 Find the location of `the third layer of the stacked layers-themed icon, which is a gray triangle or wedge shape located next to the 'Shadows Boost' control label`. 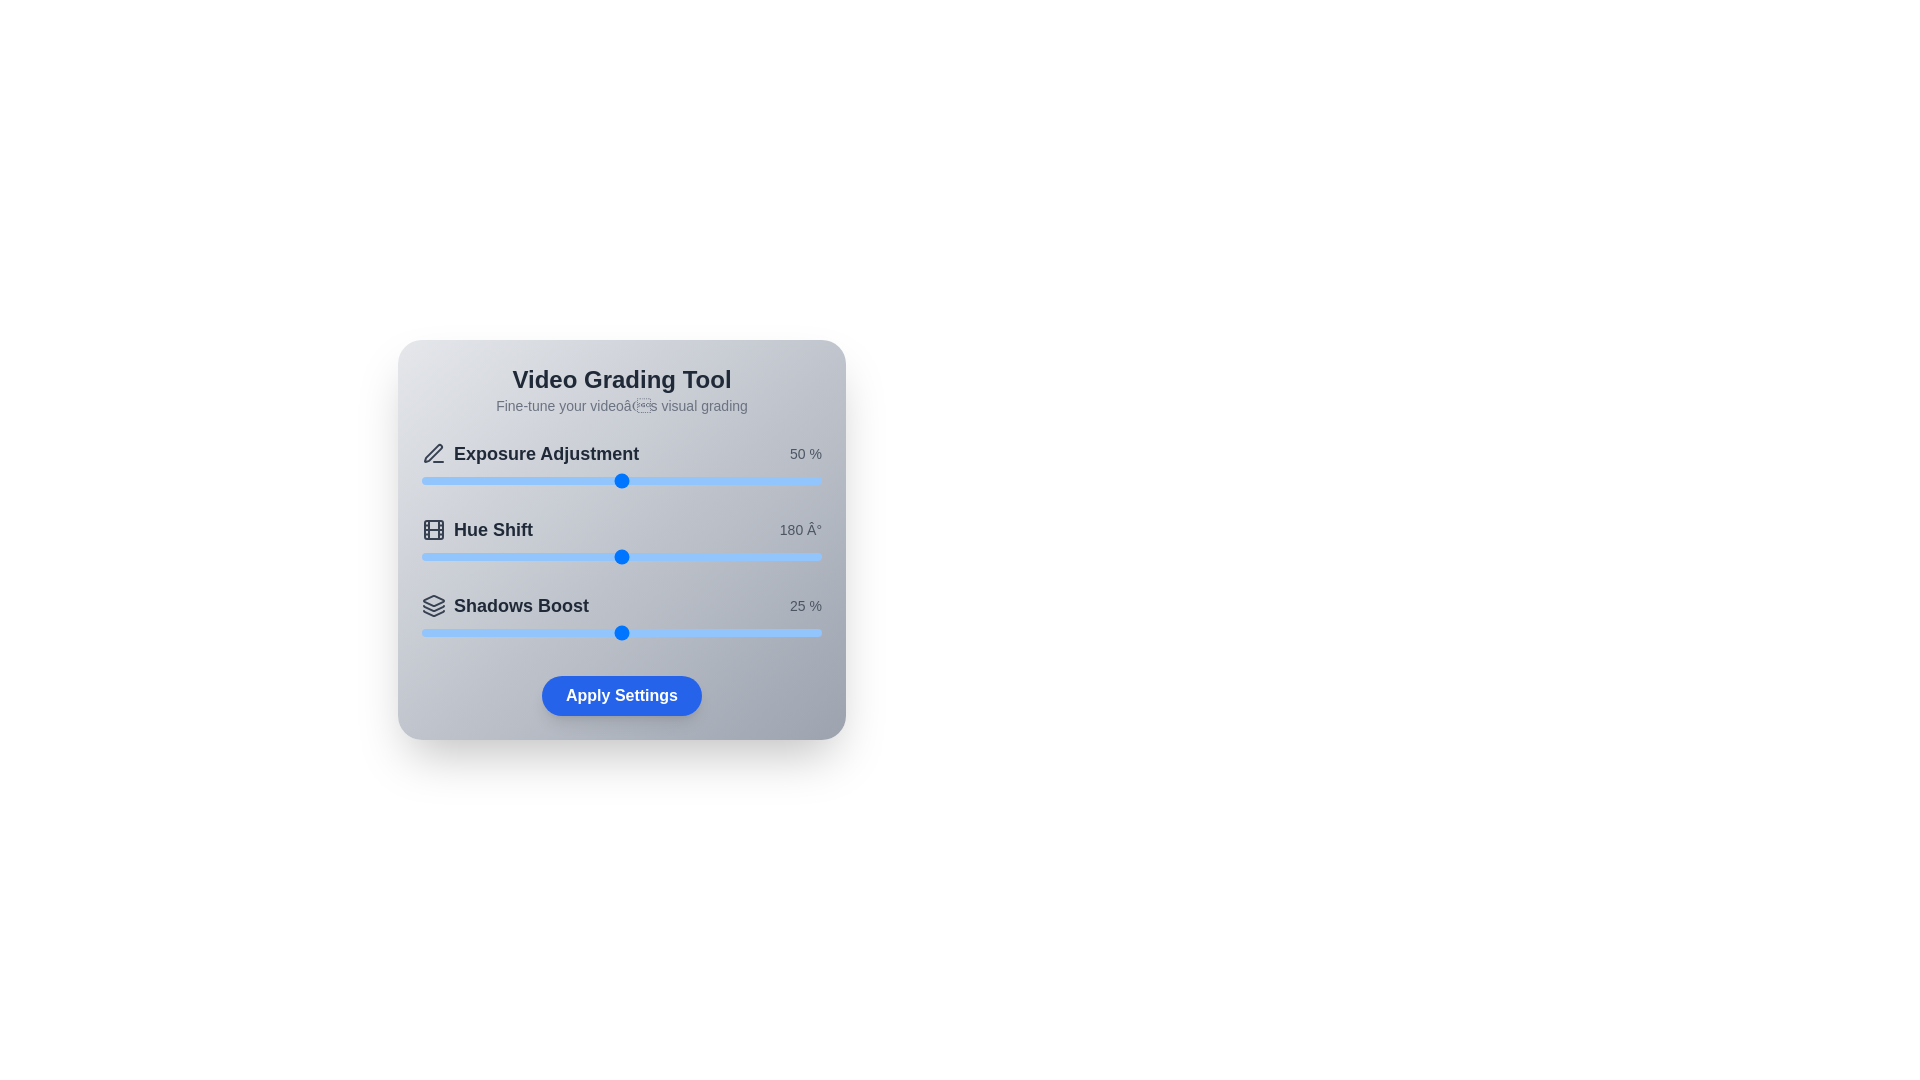

the third layer of the stacked layers-themed icon, which is a gray triangle or wedge shape located next to the 'Shadows Boost' control label is located at coordinates (432, 612).